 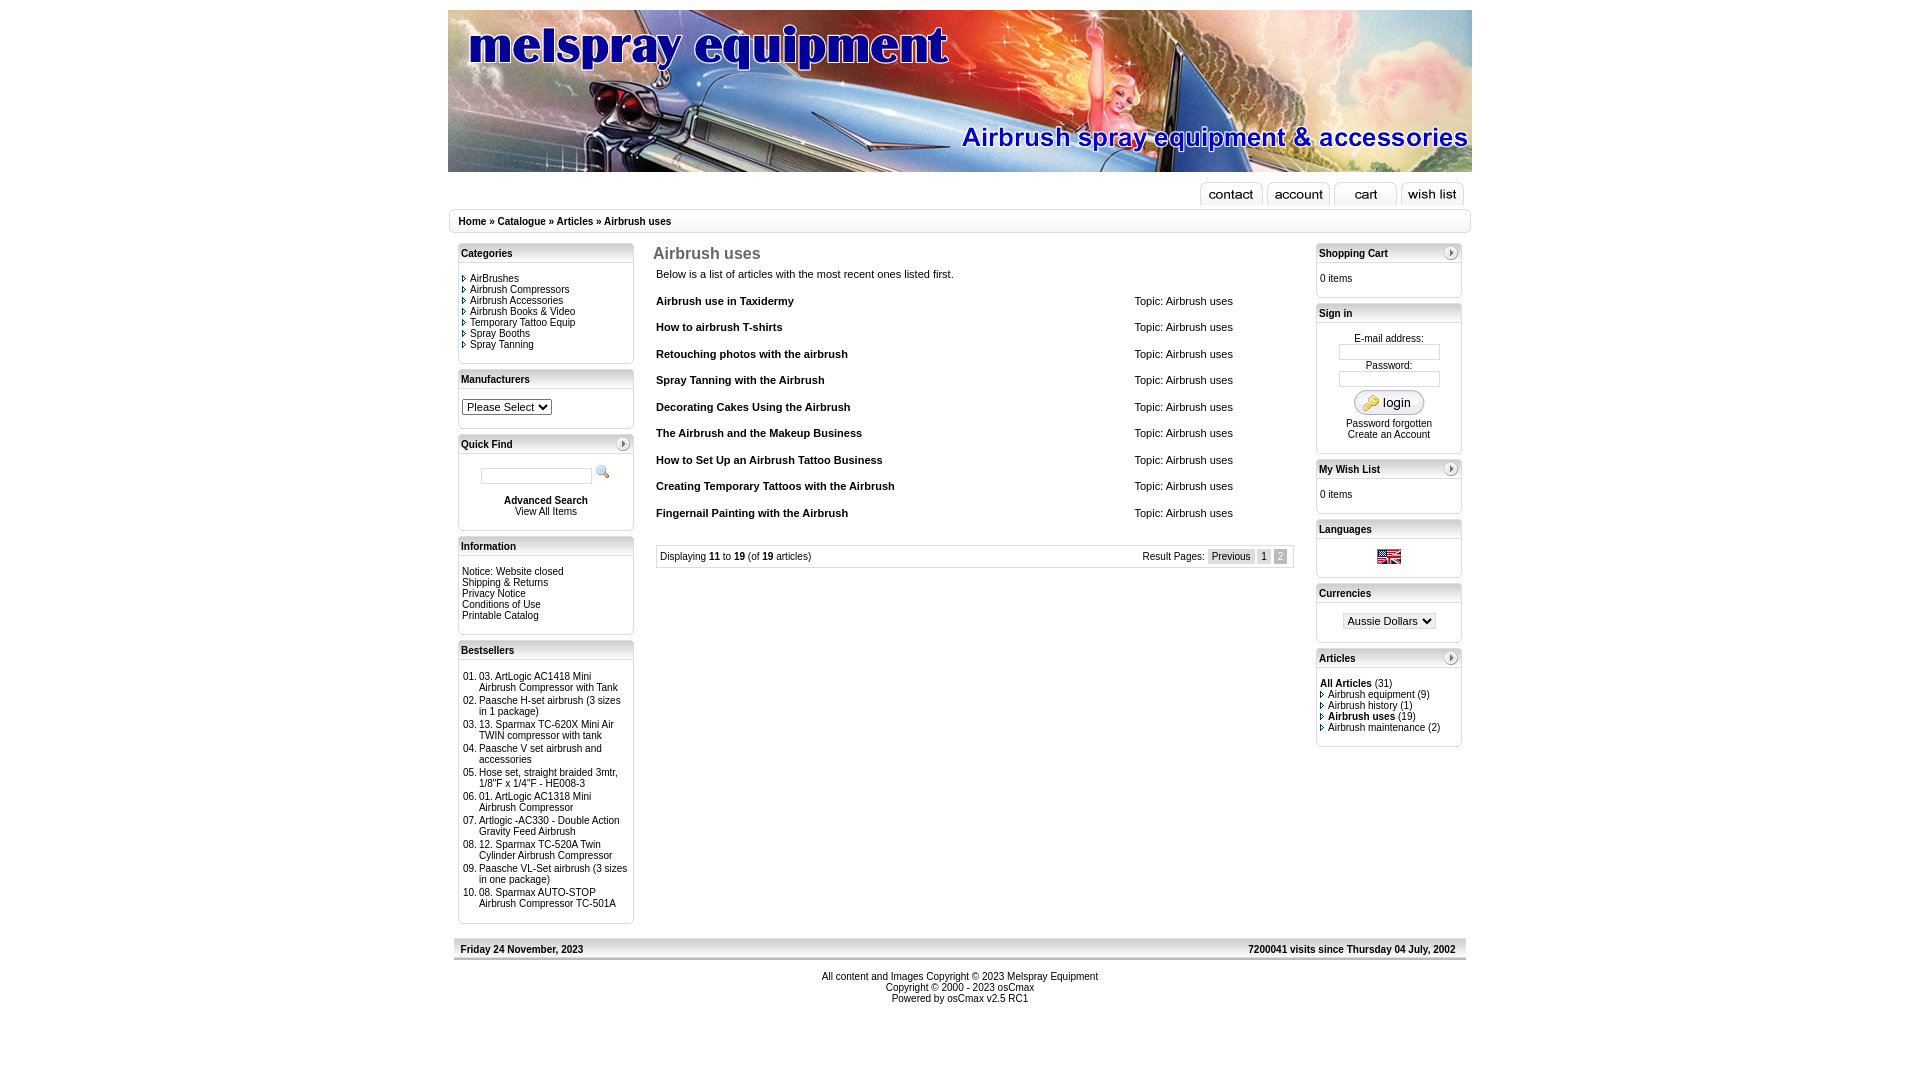 I want to click on 'Spray Tanning with the Airbrush', so click(x=739, y=380).